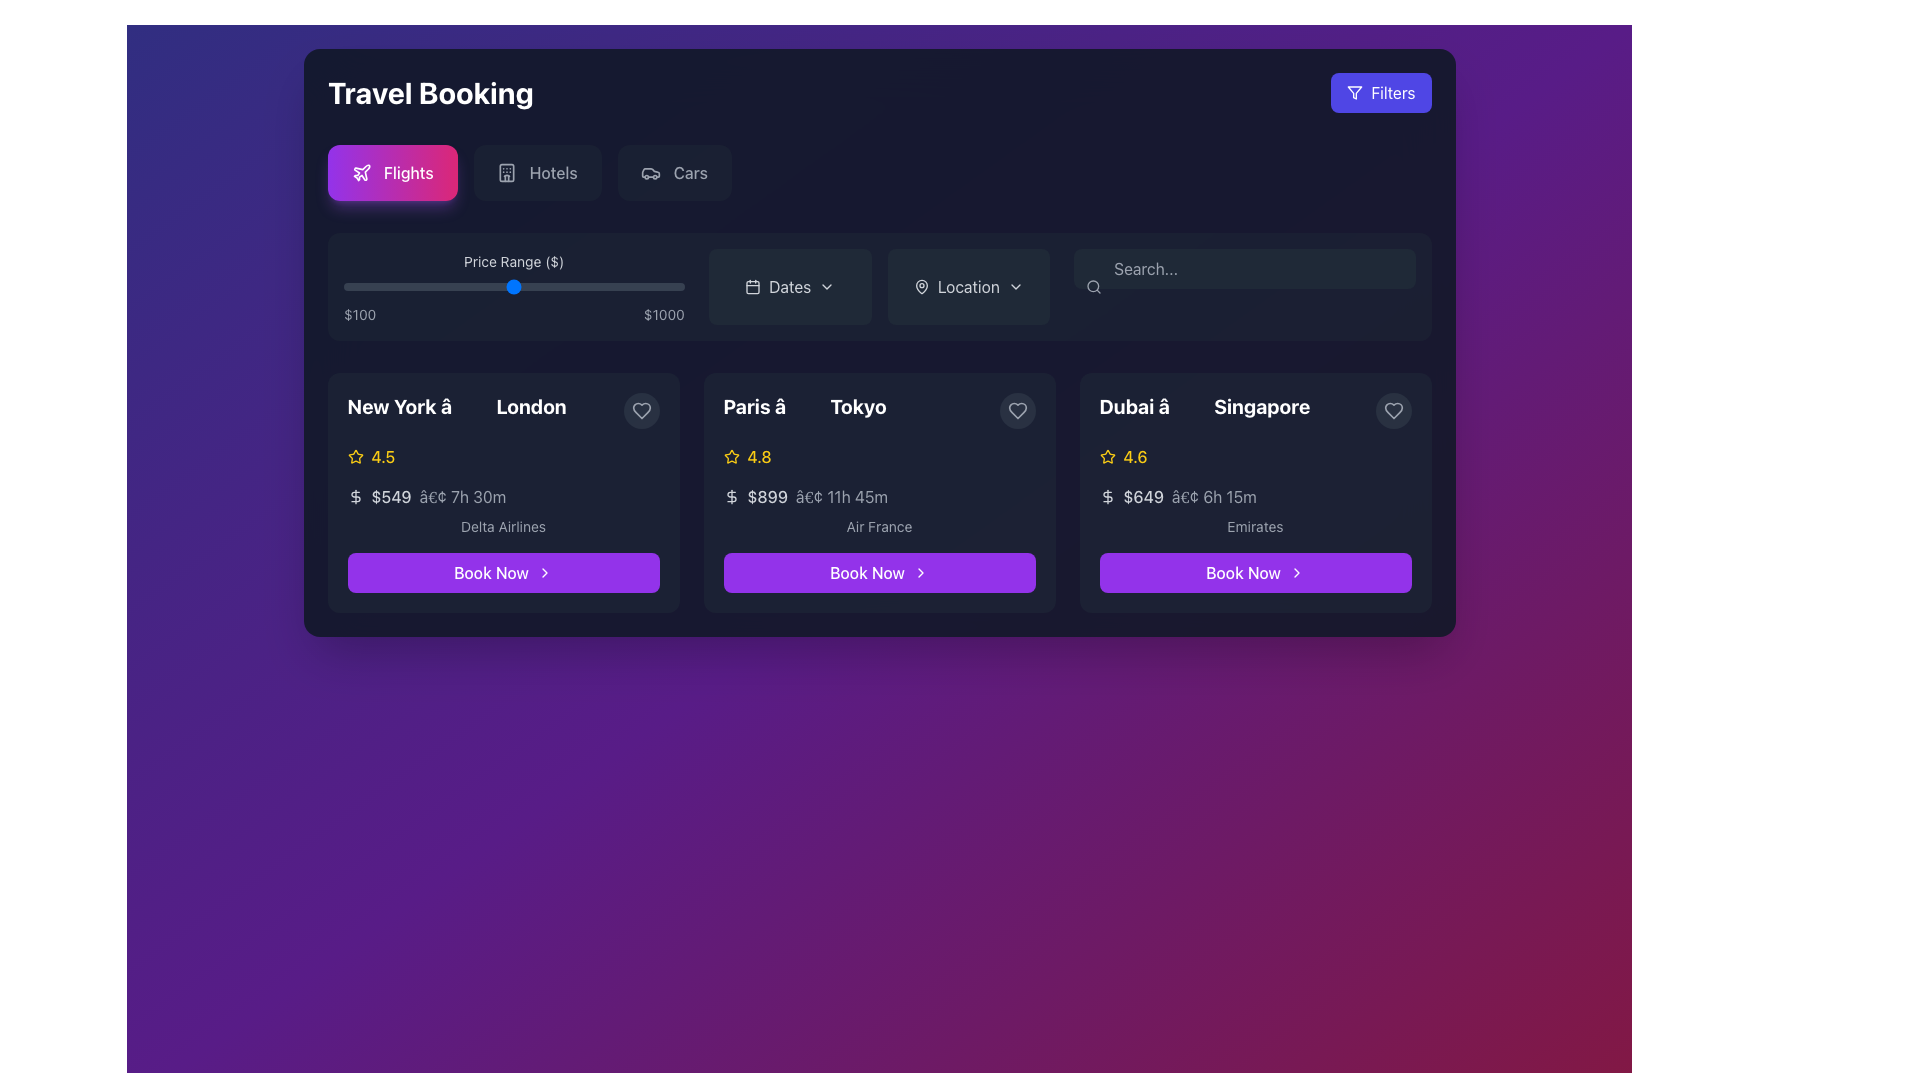 The height and width of the screenshot is (1080, 1920). Describe the element at coordinates (677, 286) in the screenshot. I see `the price range` at that location.